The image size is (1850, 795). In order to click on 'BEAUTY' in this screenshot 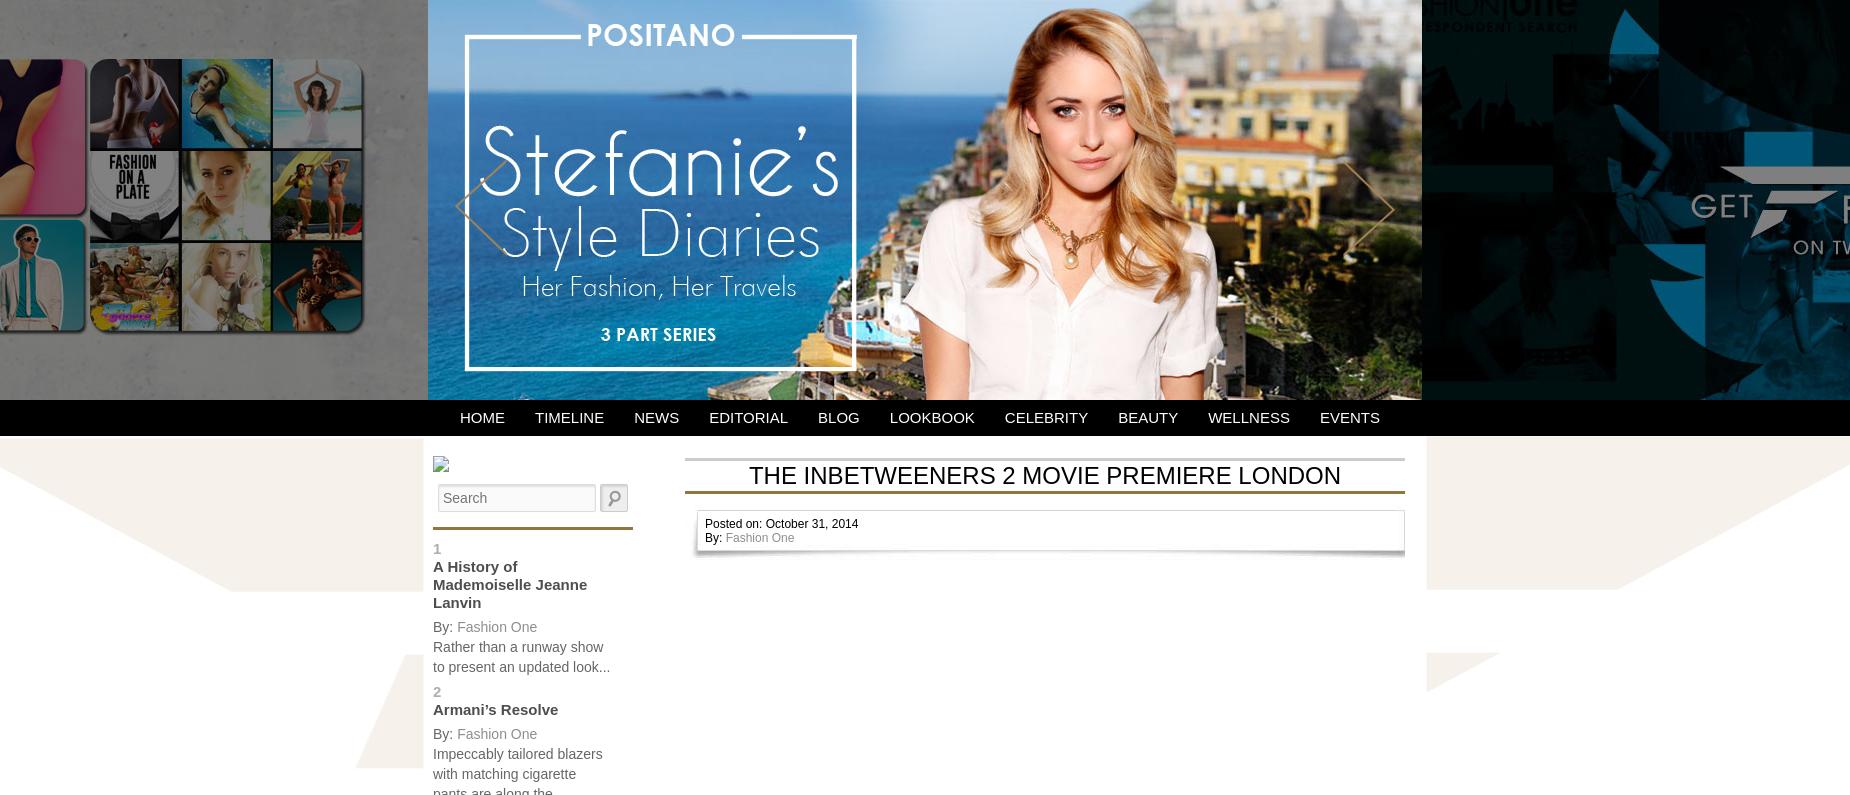, I will do `click(1146, 417)`.